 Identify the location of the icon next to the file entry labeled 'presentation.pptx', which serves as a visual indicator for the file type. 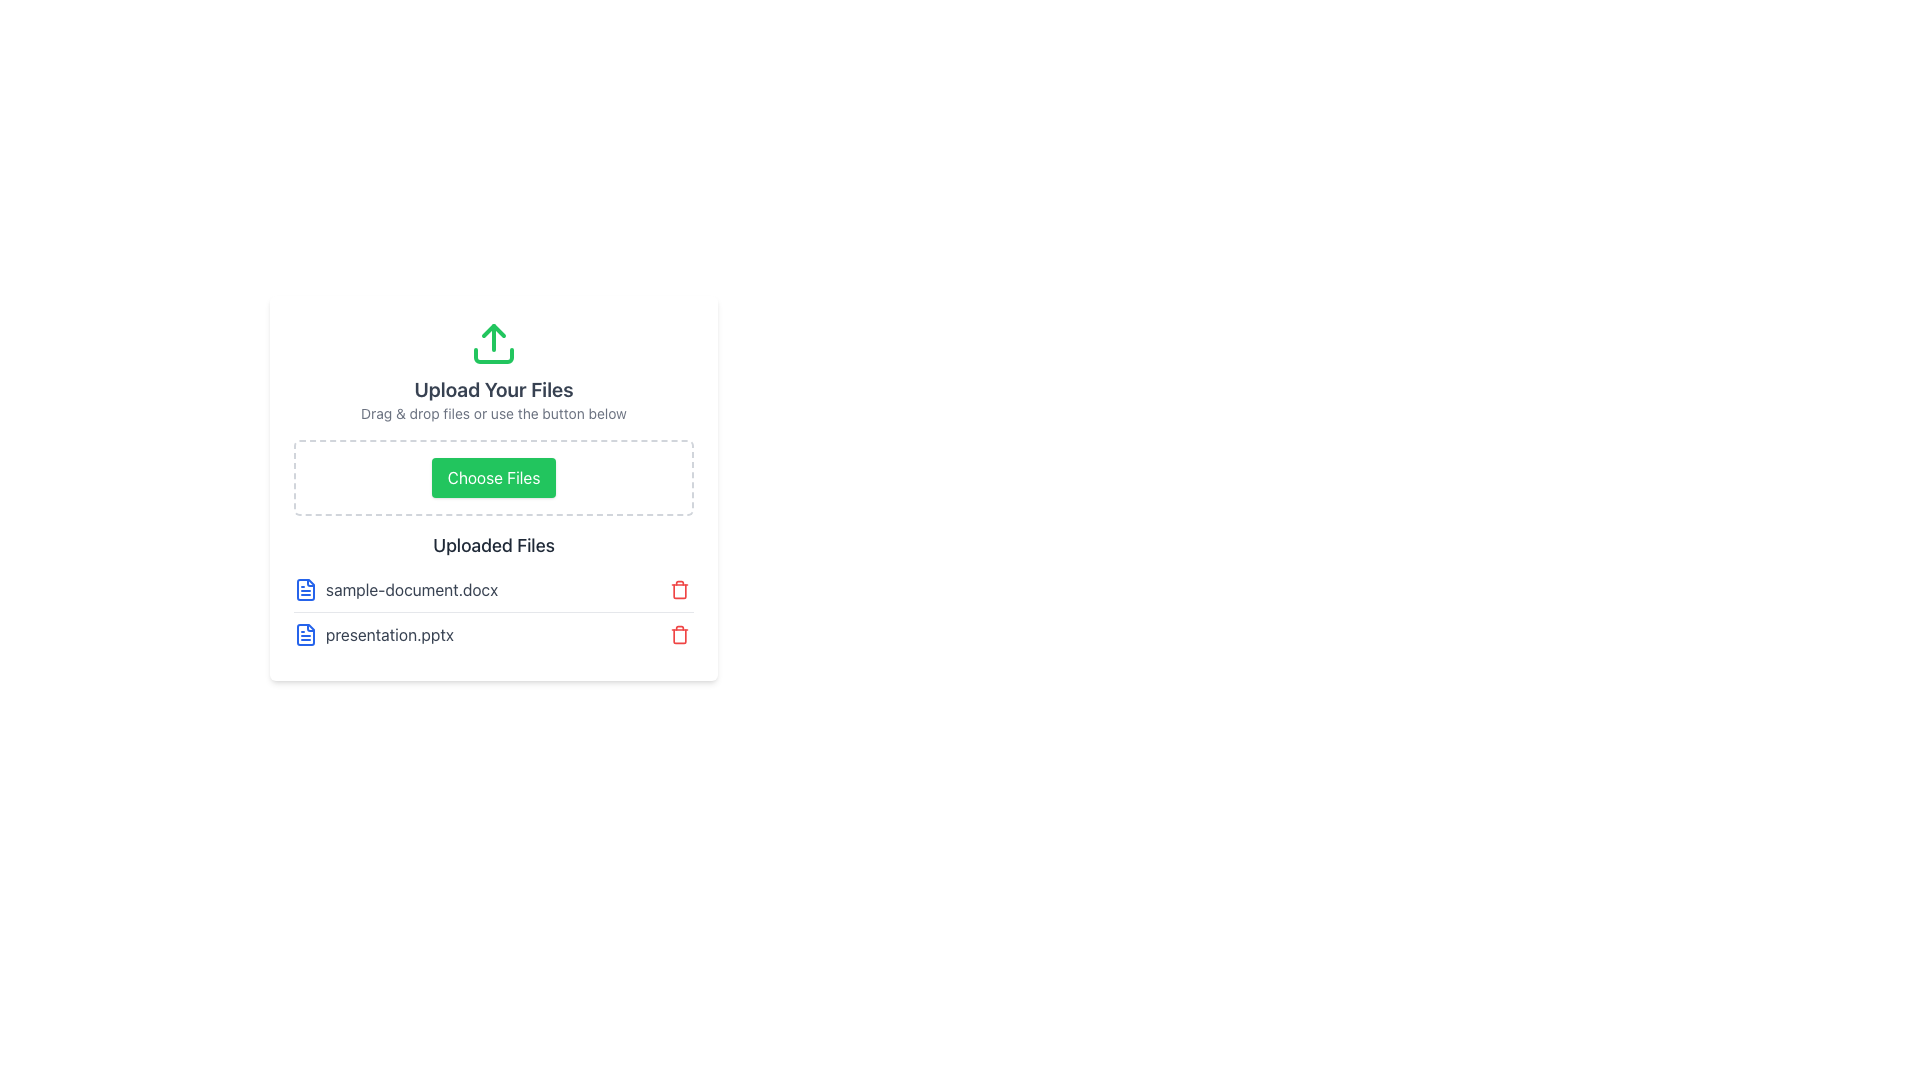
(305, 635).